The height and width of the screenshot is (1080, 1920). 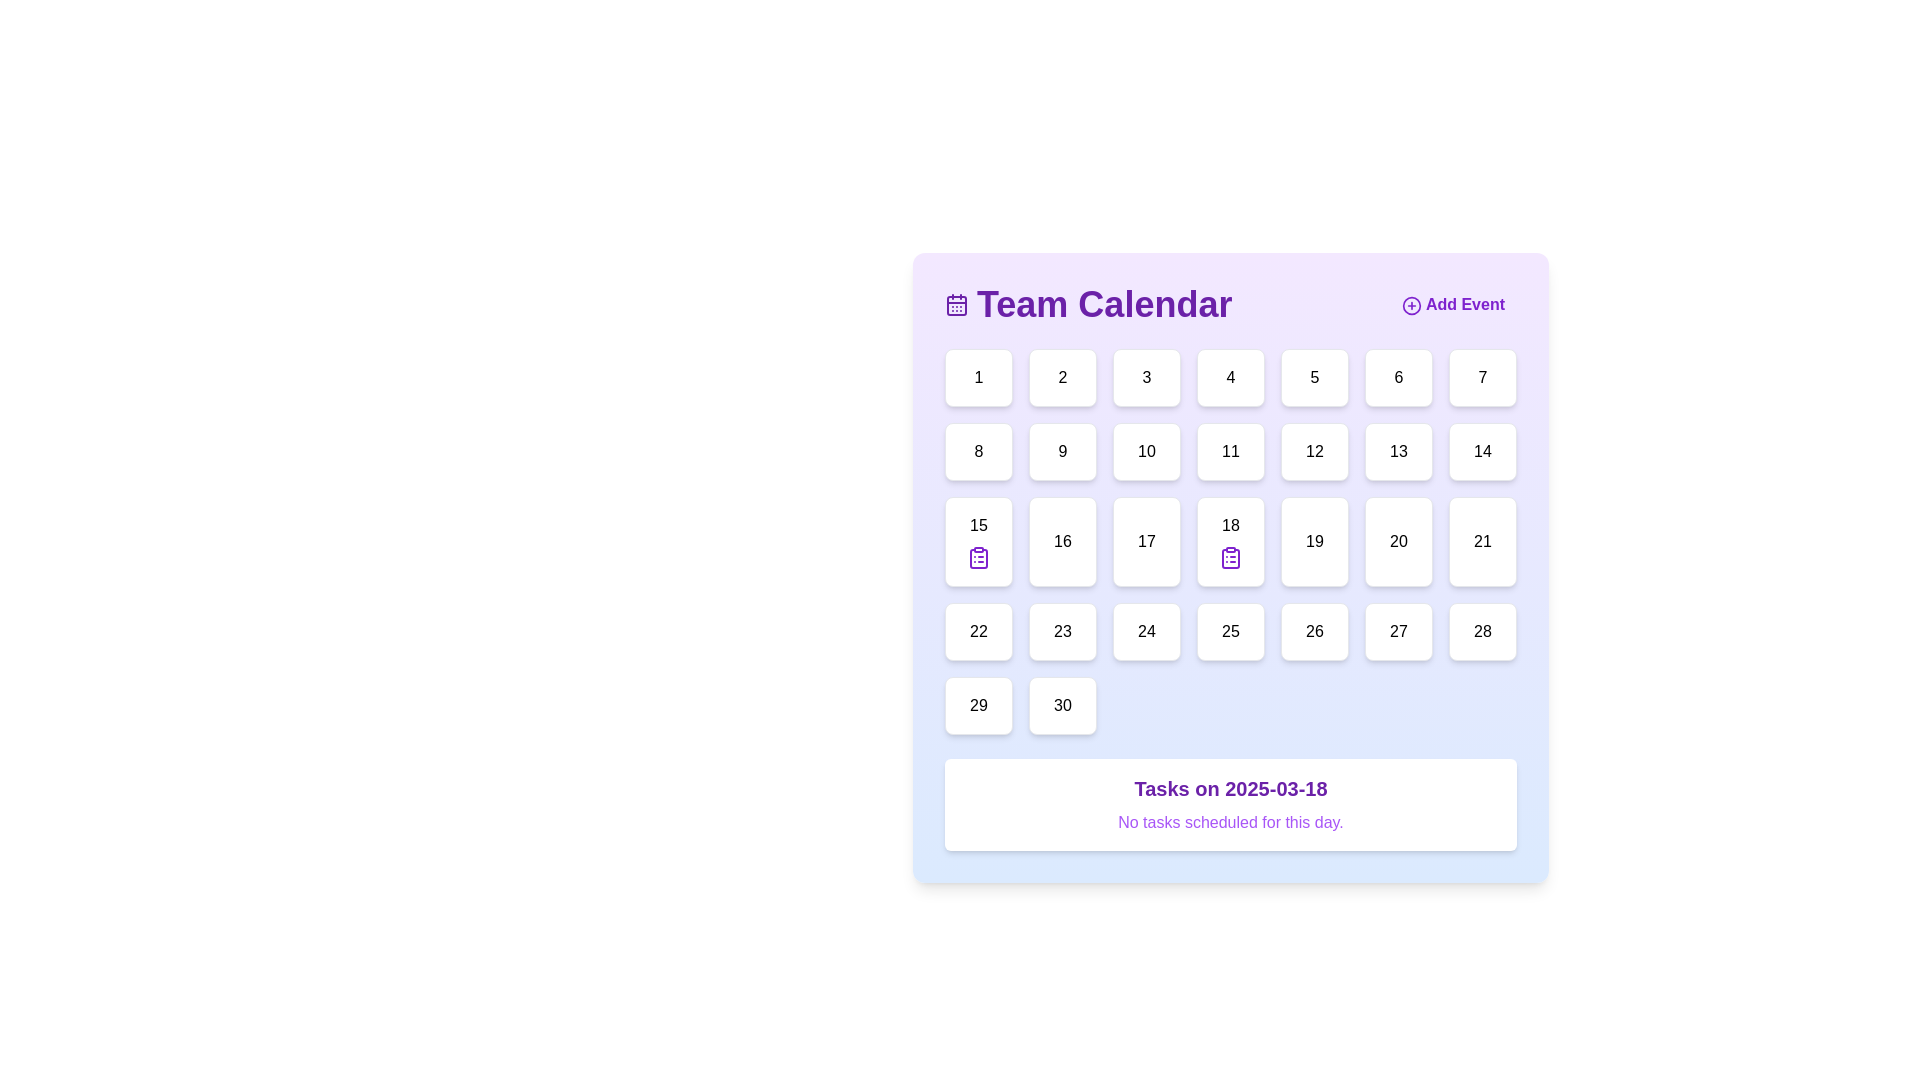 I want to click on the Calendar Date Box in the first column of the third row, so click(x=979, y=542).